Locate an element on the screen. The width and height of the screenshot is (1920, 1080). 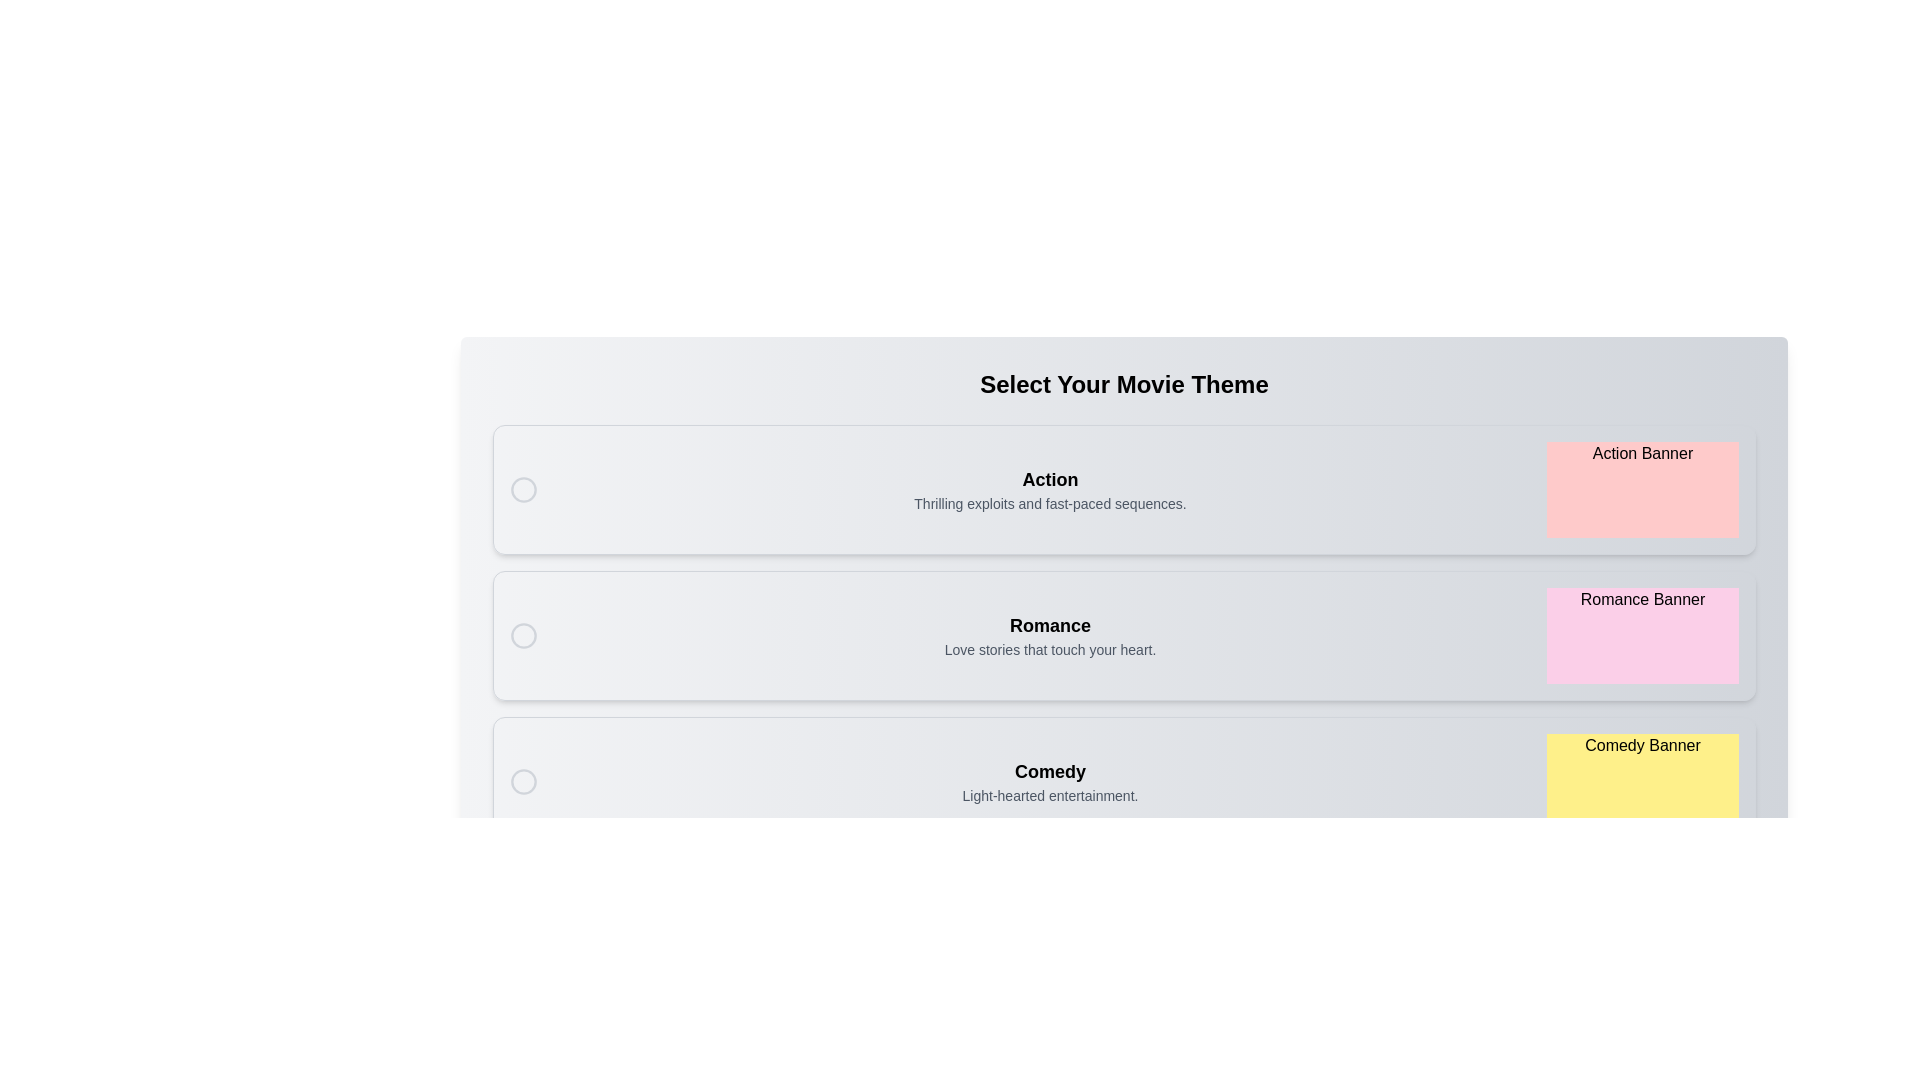
the text display that shows 'Action' in bold and the description 'Thrilling exploits and fast-paced sequences.' is located at coordinates (1049, 489).